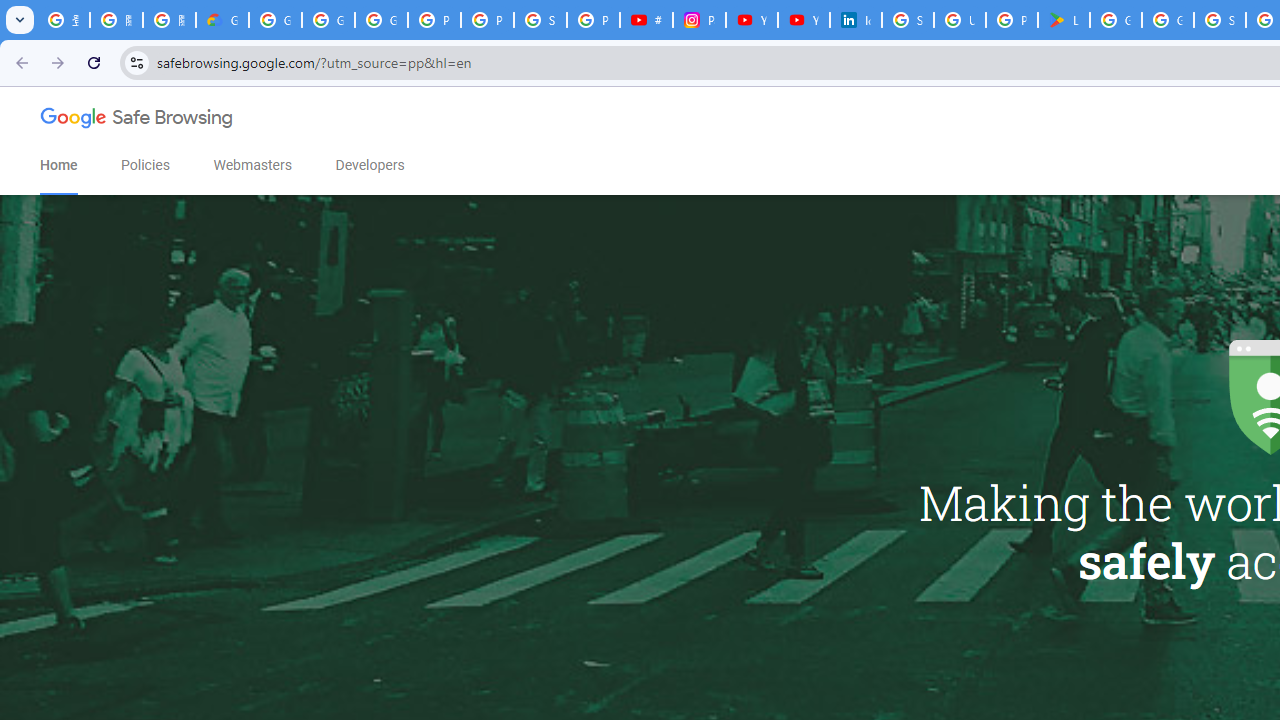 The width and height of the screenshot is (1280, 720). I want to click on '#nbabasketballhighlights - YouTube', so click(646, 20).